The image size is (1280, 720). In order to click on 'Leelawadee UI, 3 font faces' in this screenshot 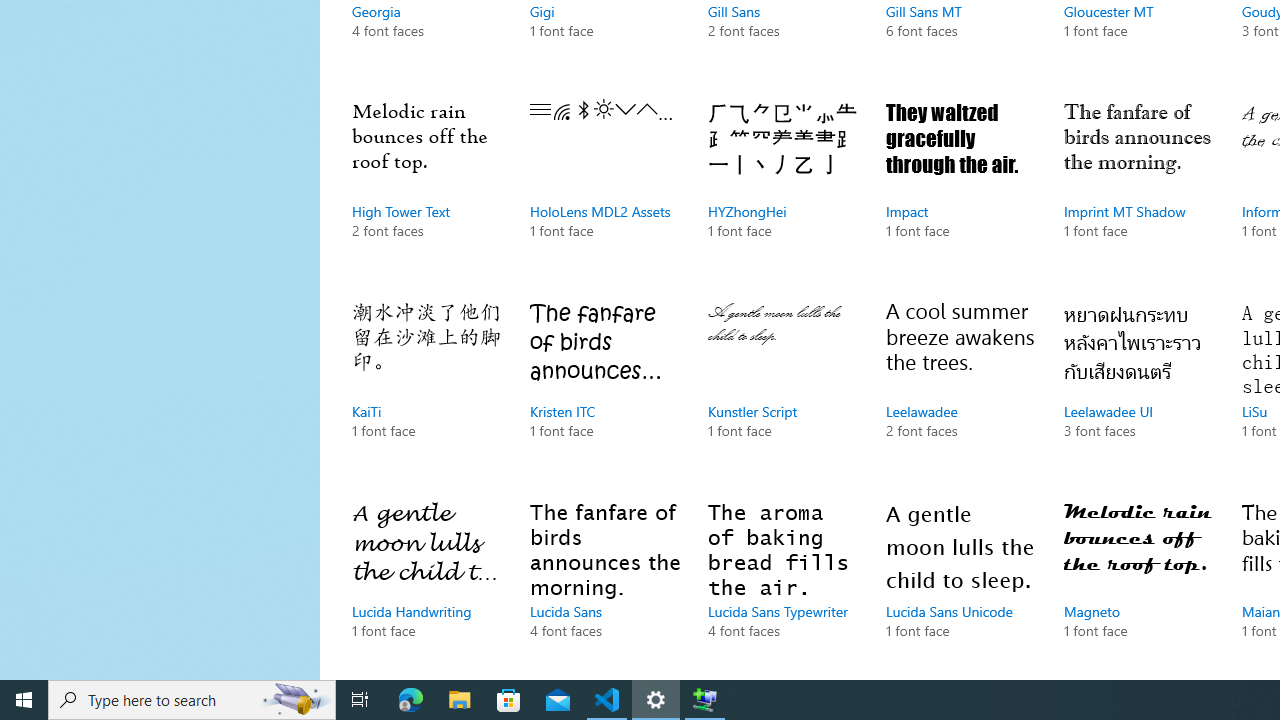, I will do `click(1139, 390)`.